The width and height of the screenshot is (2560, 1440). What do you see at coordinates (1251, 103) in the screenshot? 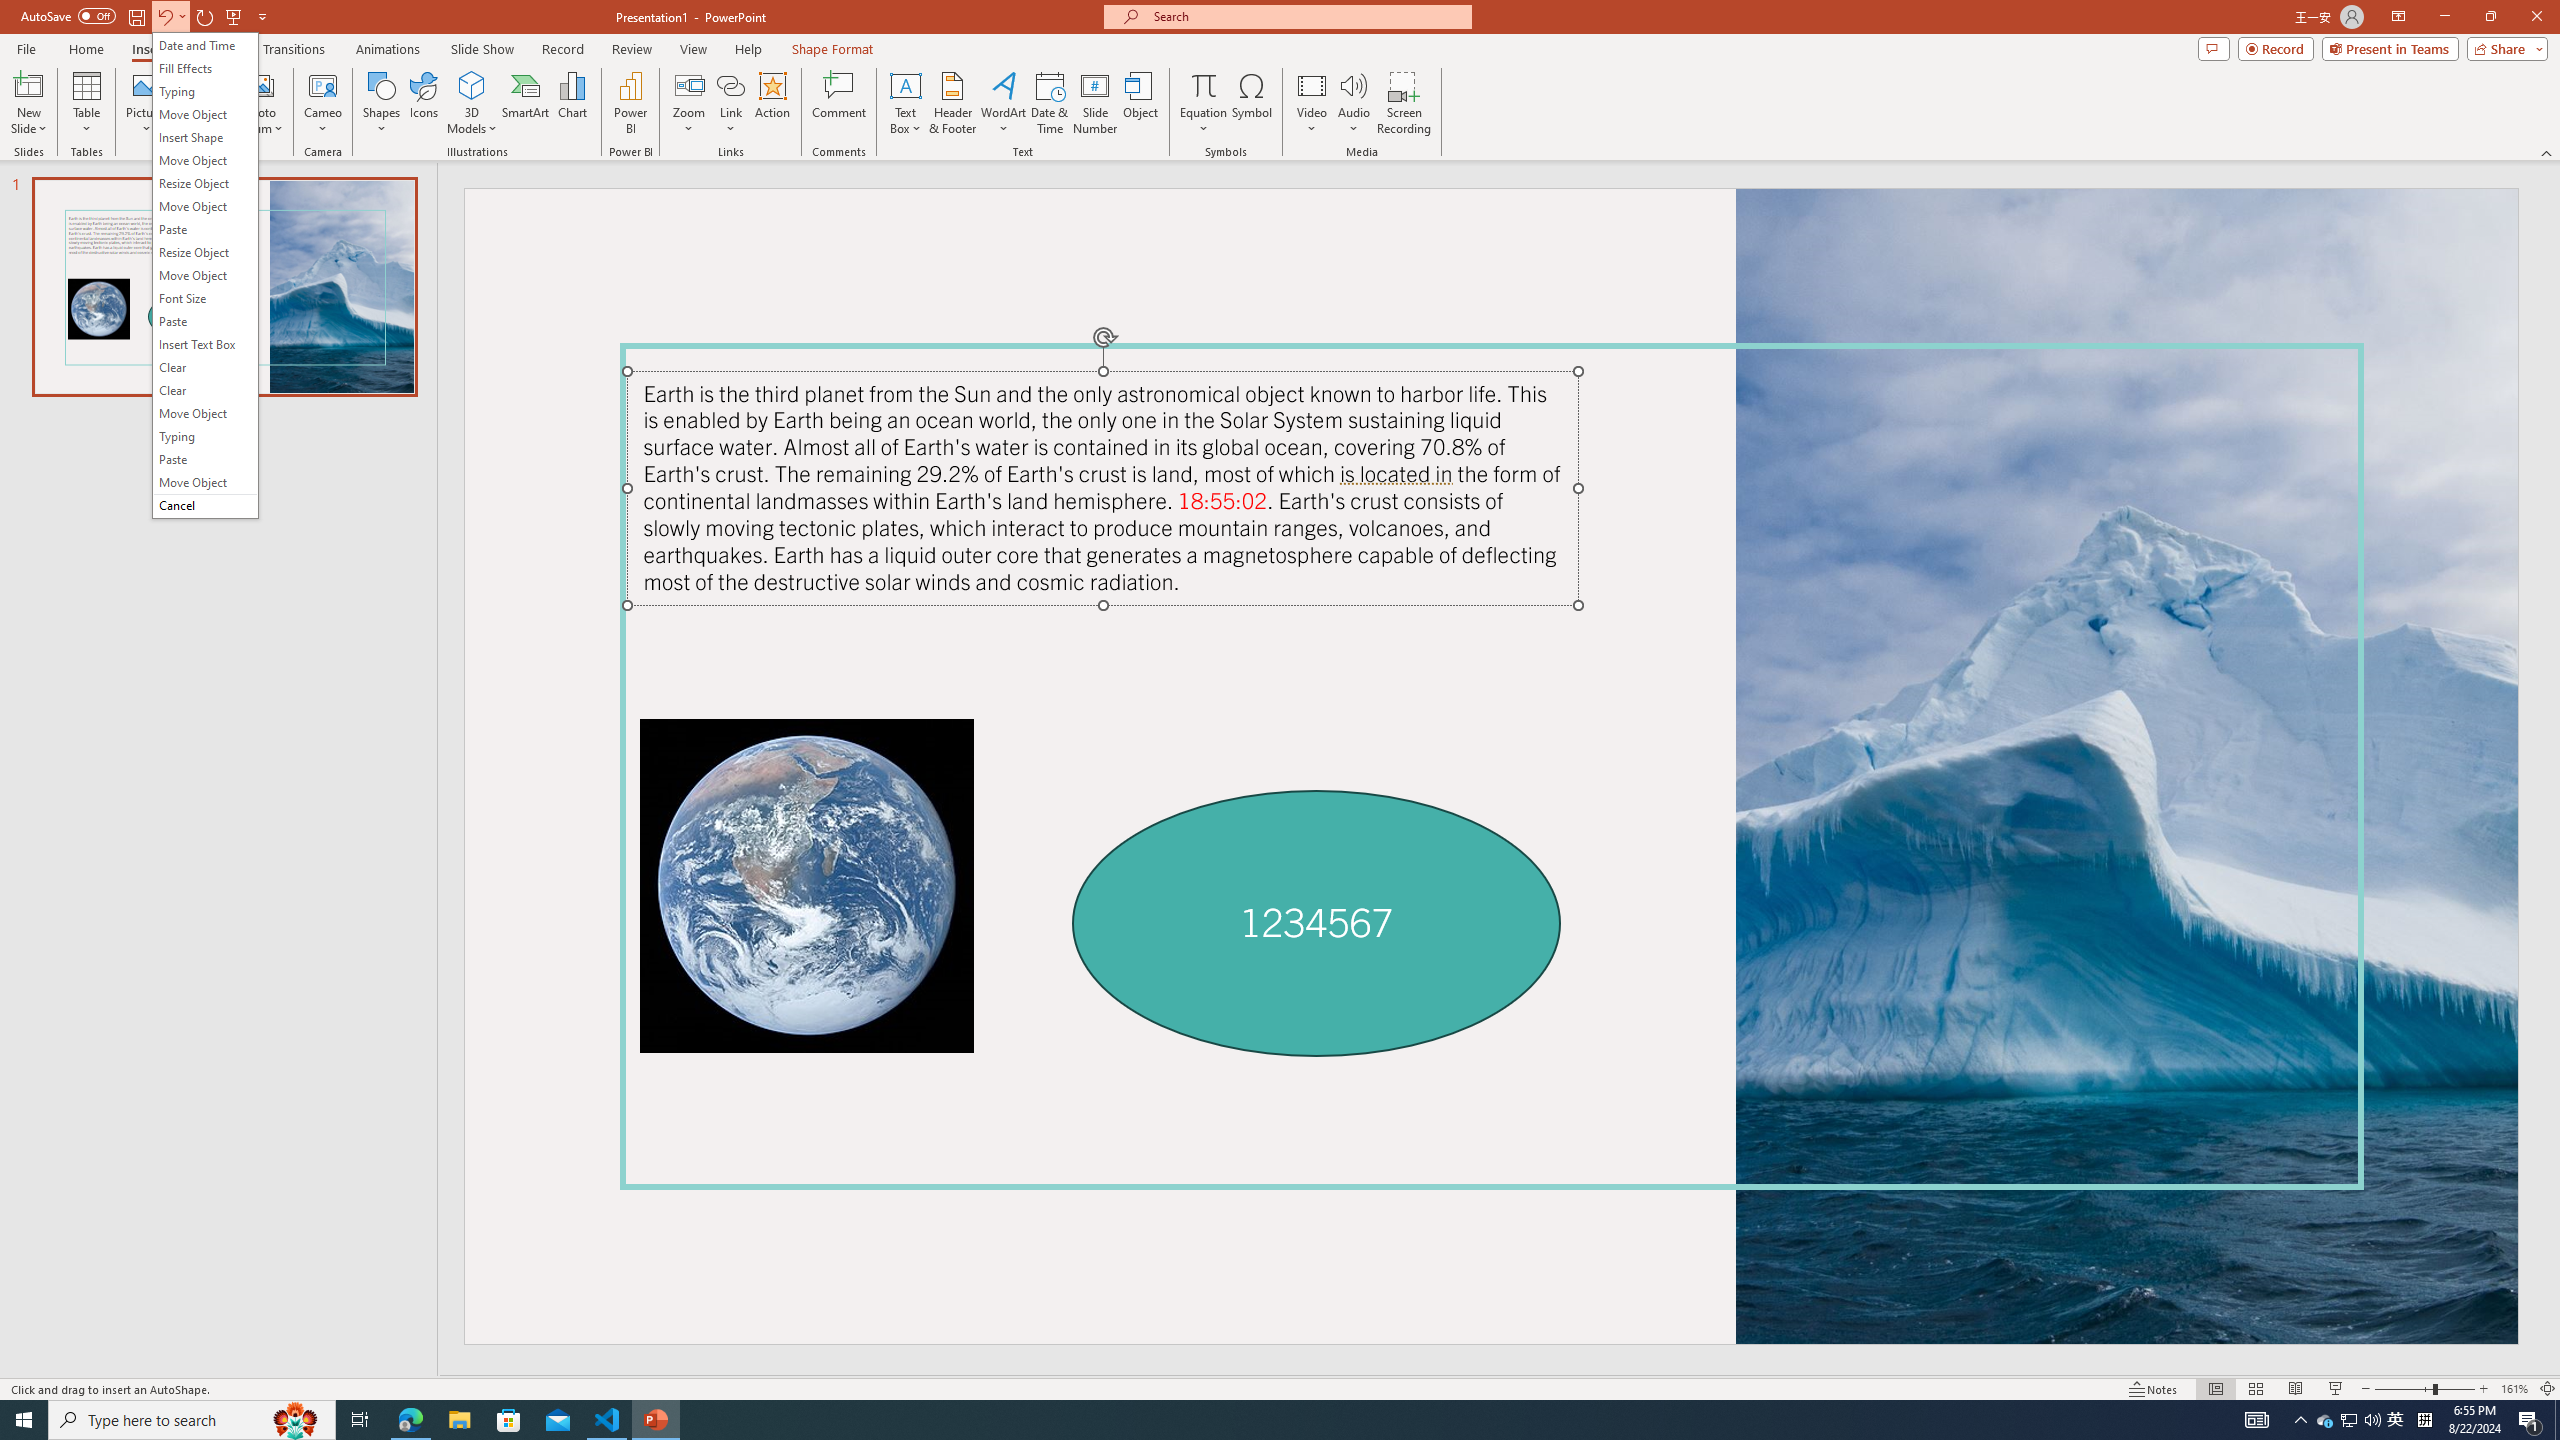
I see `'Symbol...'` at bounding box center [1251, 103].